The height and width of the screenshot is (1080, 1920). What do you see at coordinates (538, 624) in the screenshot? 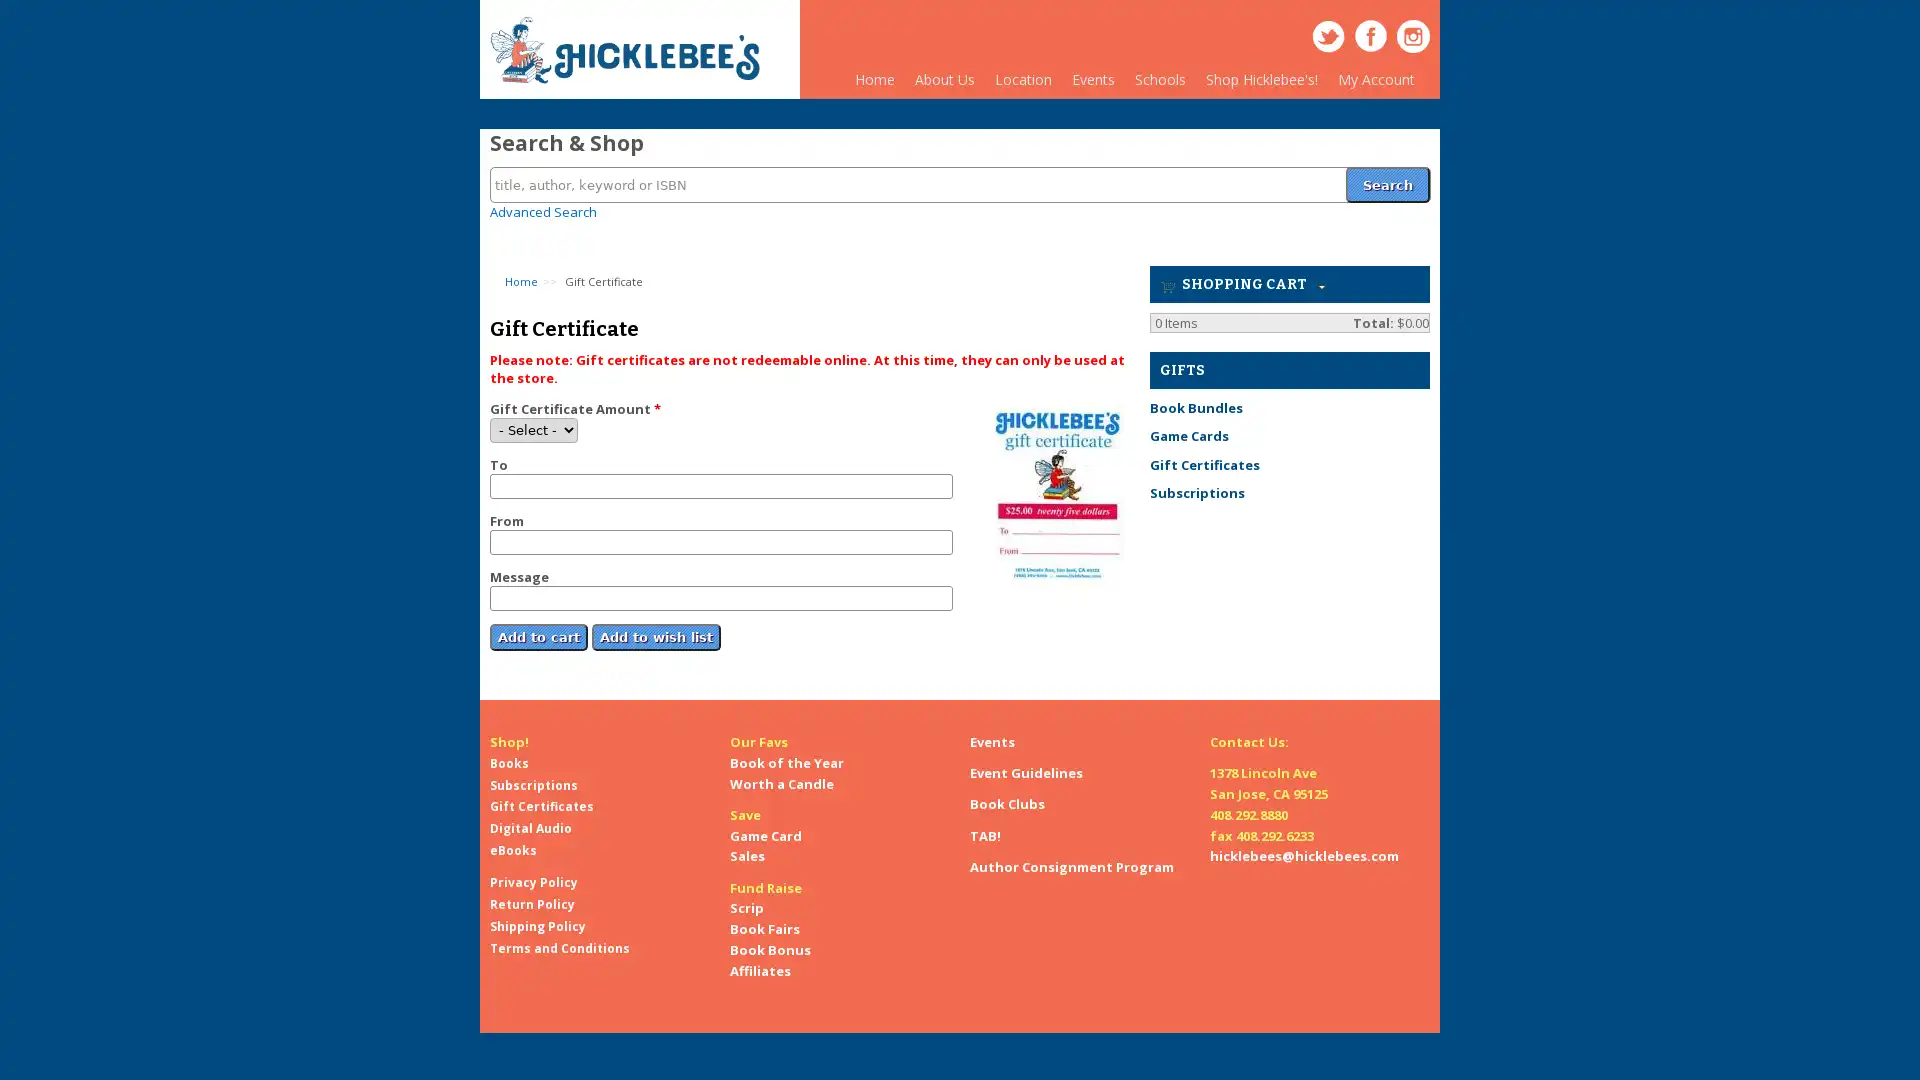
I see `Add to cart` at bounding box center [538, 624].